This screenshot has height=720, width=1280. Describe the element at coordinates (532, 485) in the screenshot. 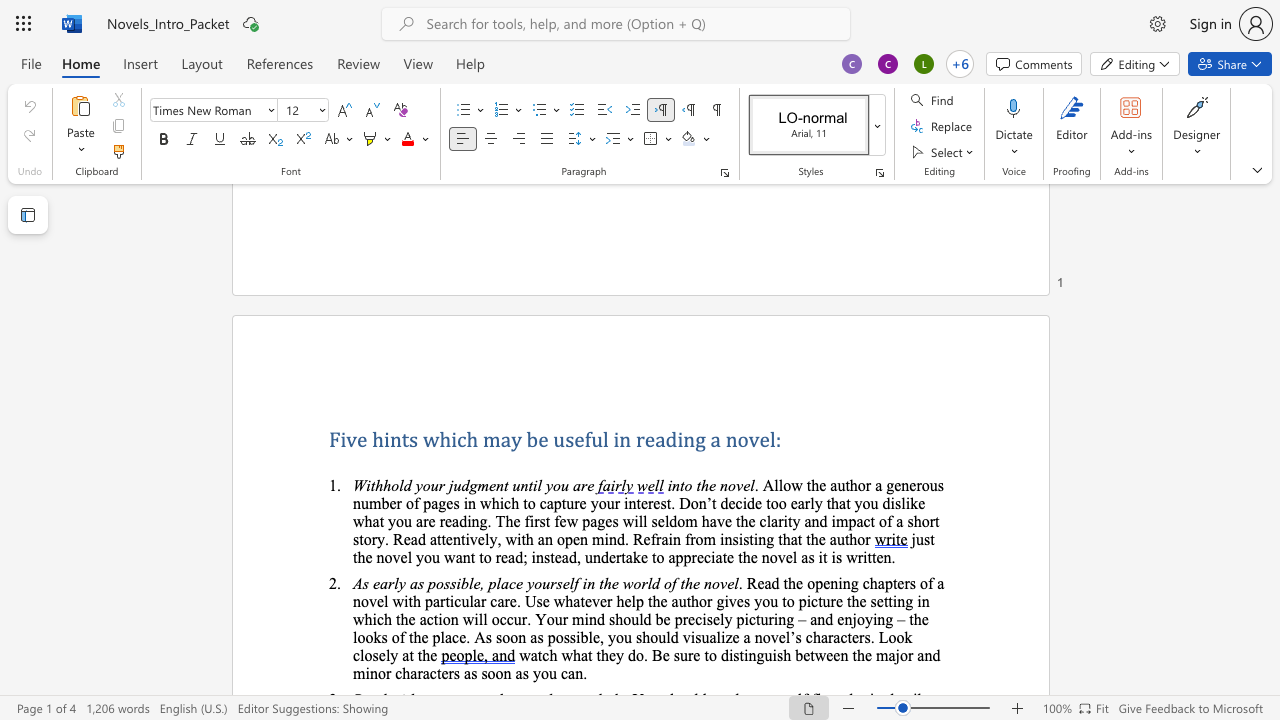

I see `the space between the continuous character "t" and "i" in the text` at that location.